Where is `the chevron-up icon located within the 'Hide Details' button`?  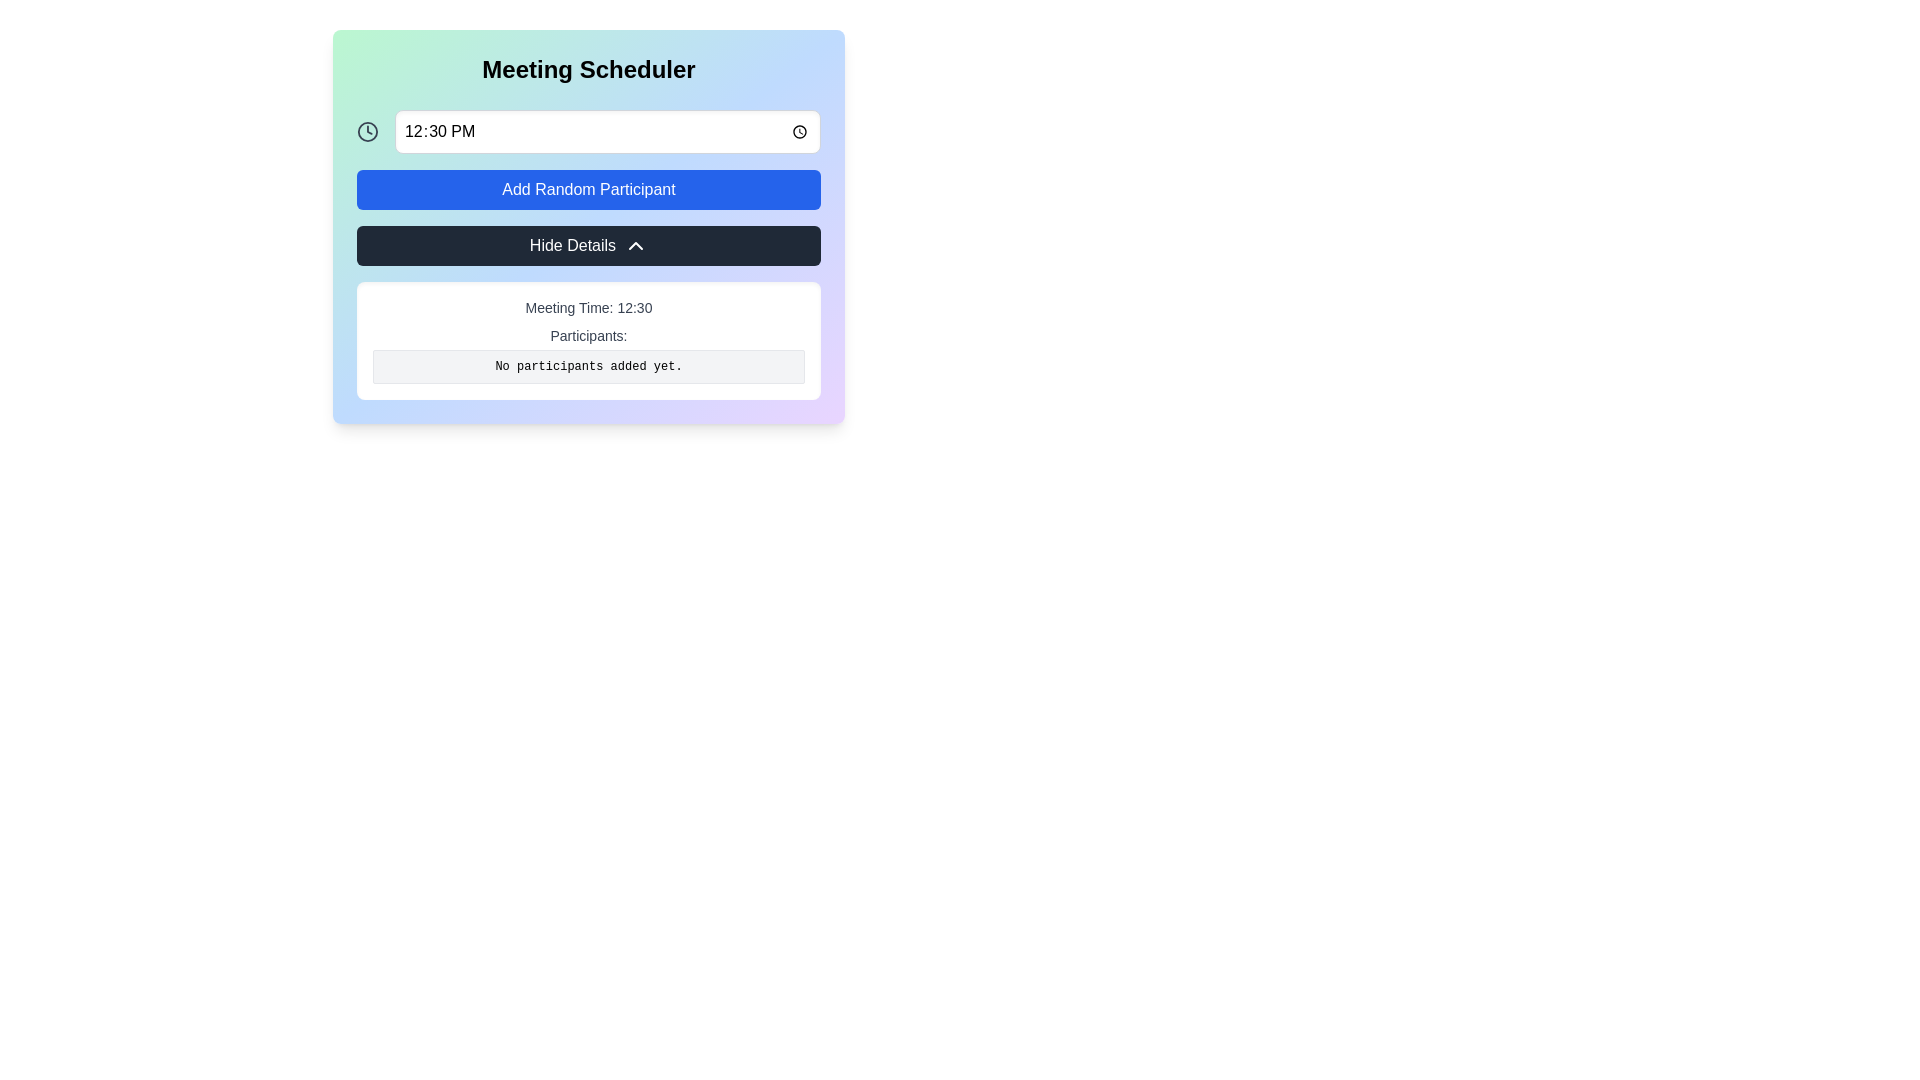 the chevron-up icon located within the 'Hide Details' button is located at coordinates (634, 245).